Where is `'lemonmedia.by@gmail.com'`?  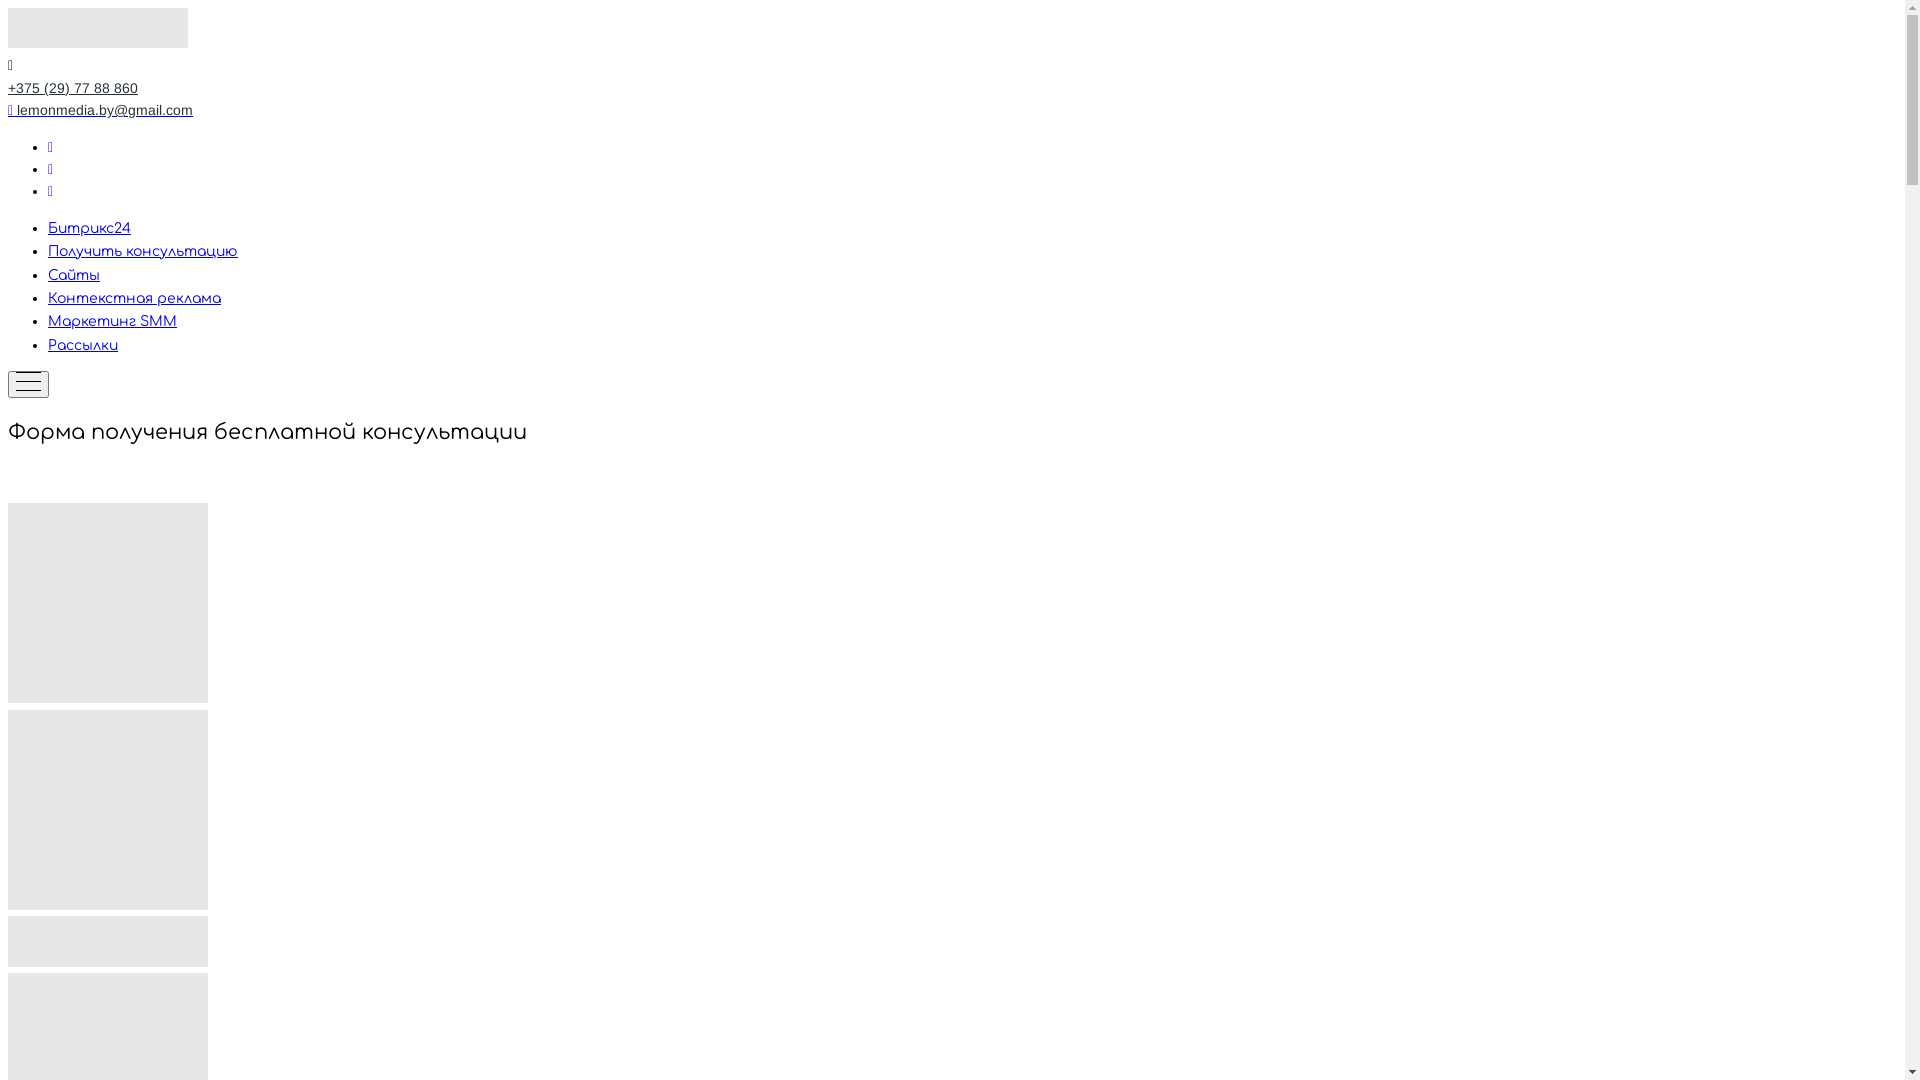 'lemonmedia.by@gmail.com' is located at coordinates (99, 110).